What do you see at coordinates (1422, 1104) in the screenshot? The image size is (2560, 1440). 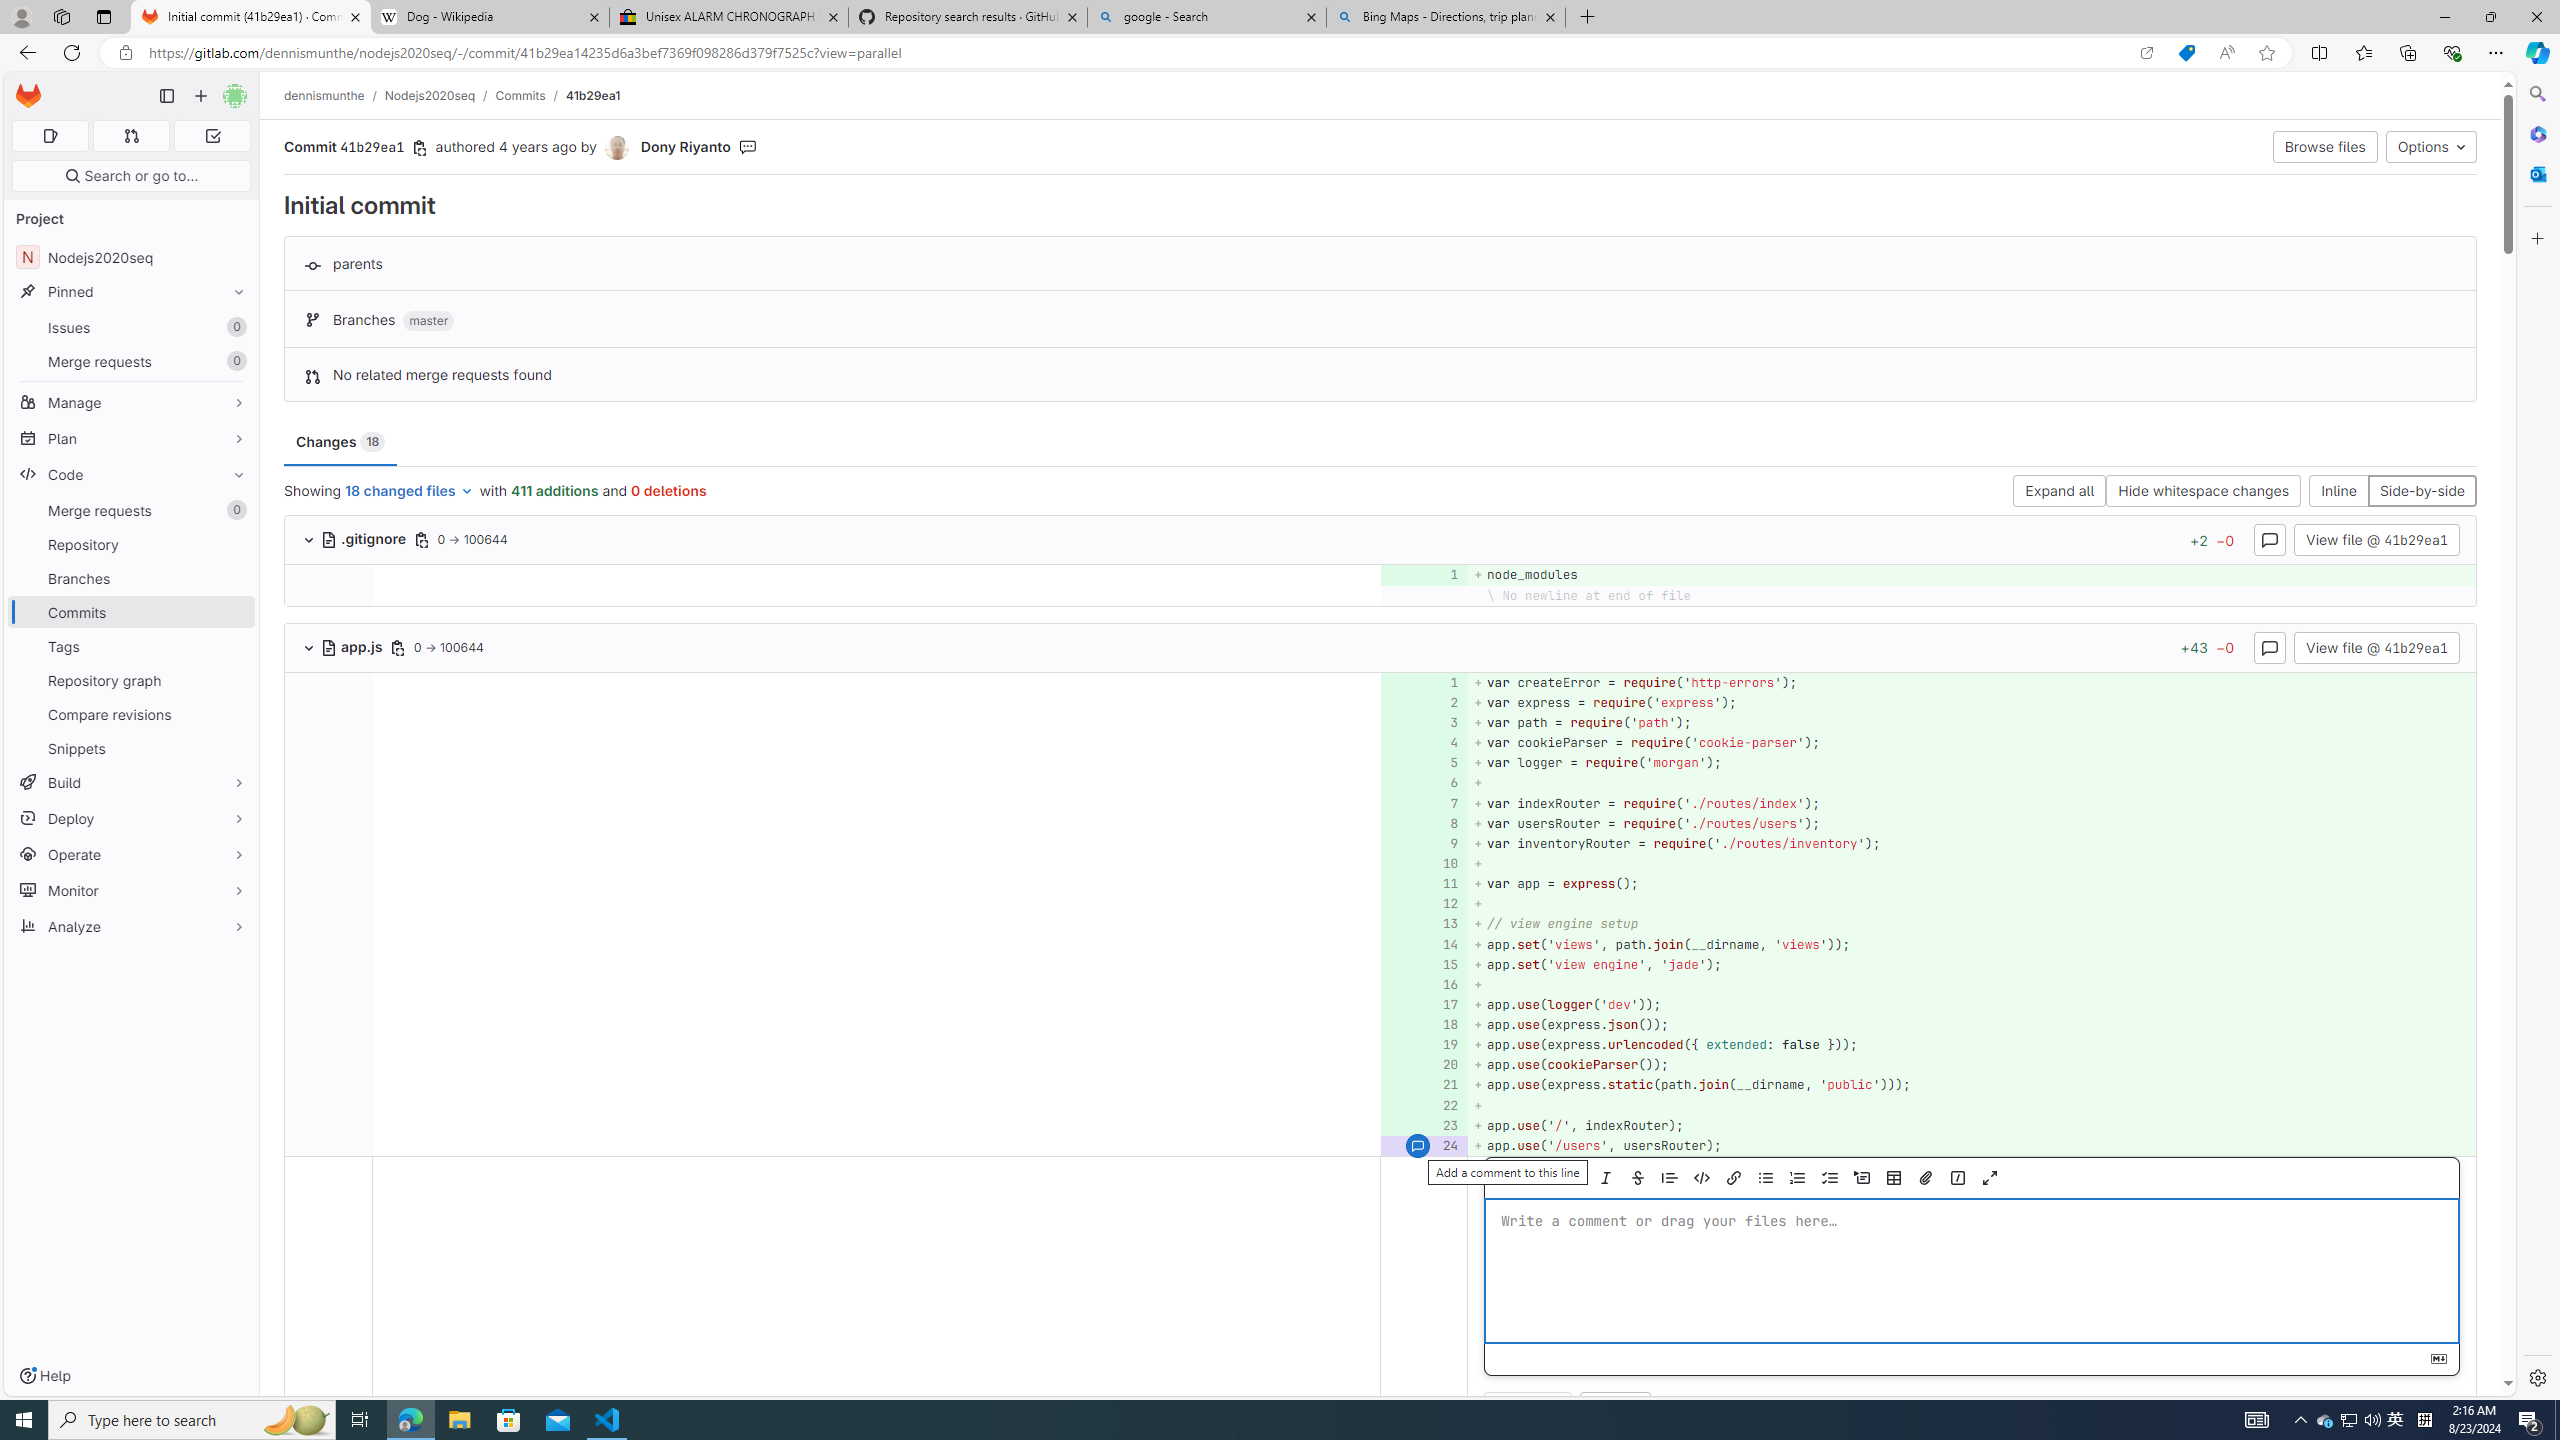 I see `'22'` at bounding box center [1422, 1104].